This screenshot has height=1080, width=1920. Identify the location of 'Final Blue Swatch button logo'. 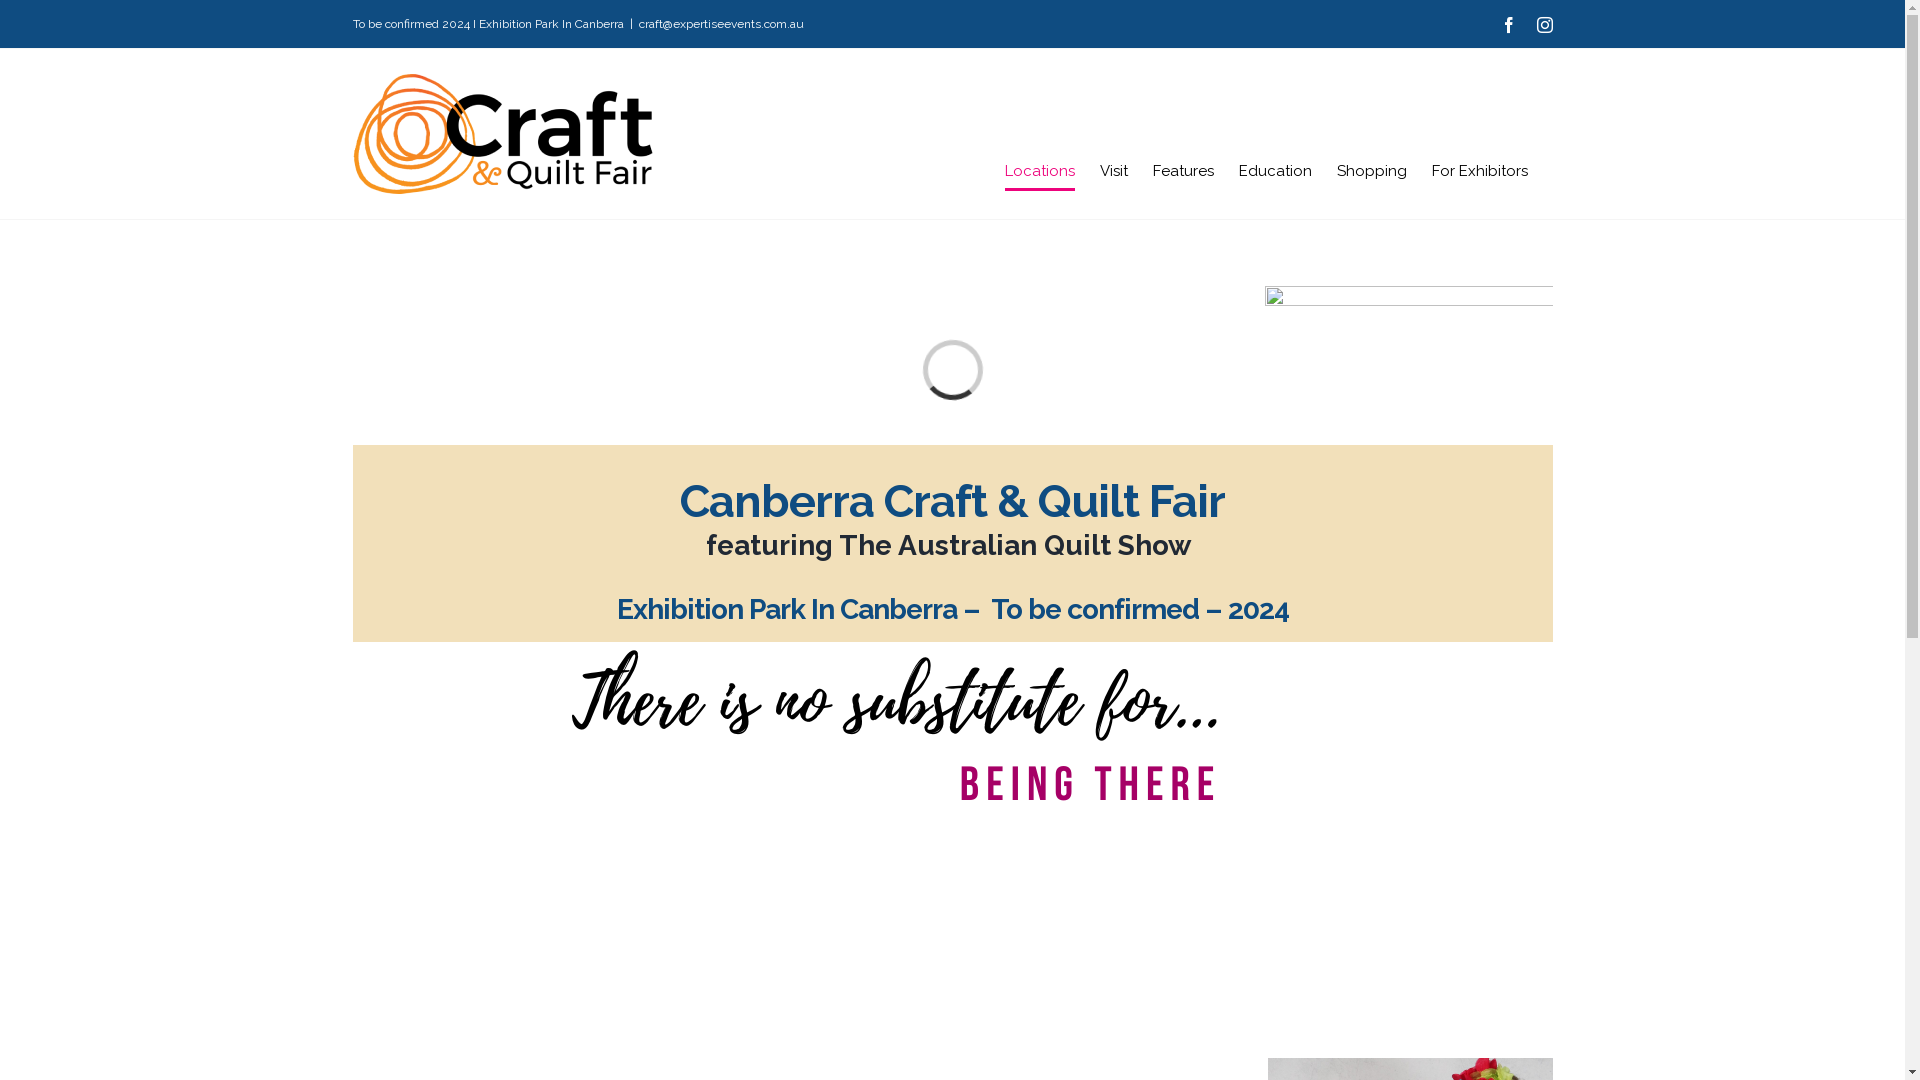
(1406, 431).